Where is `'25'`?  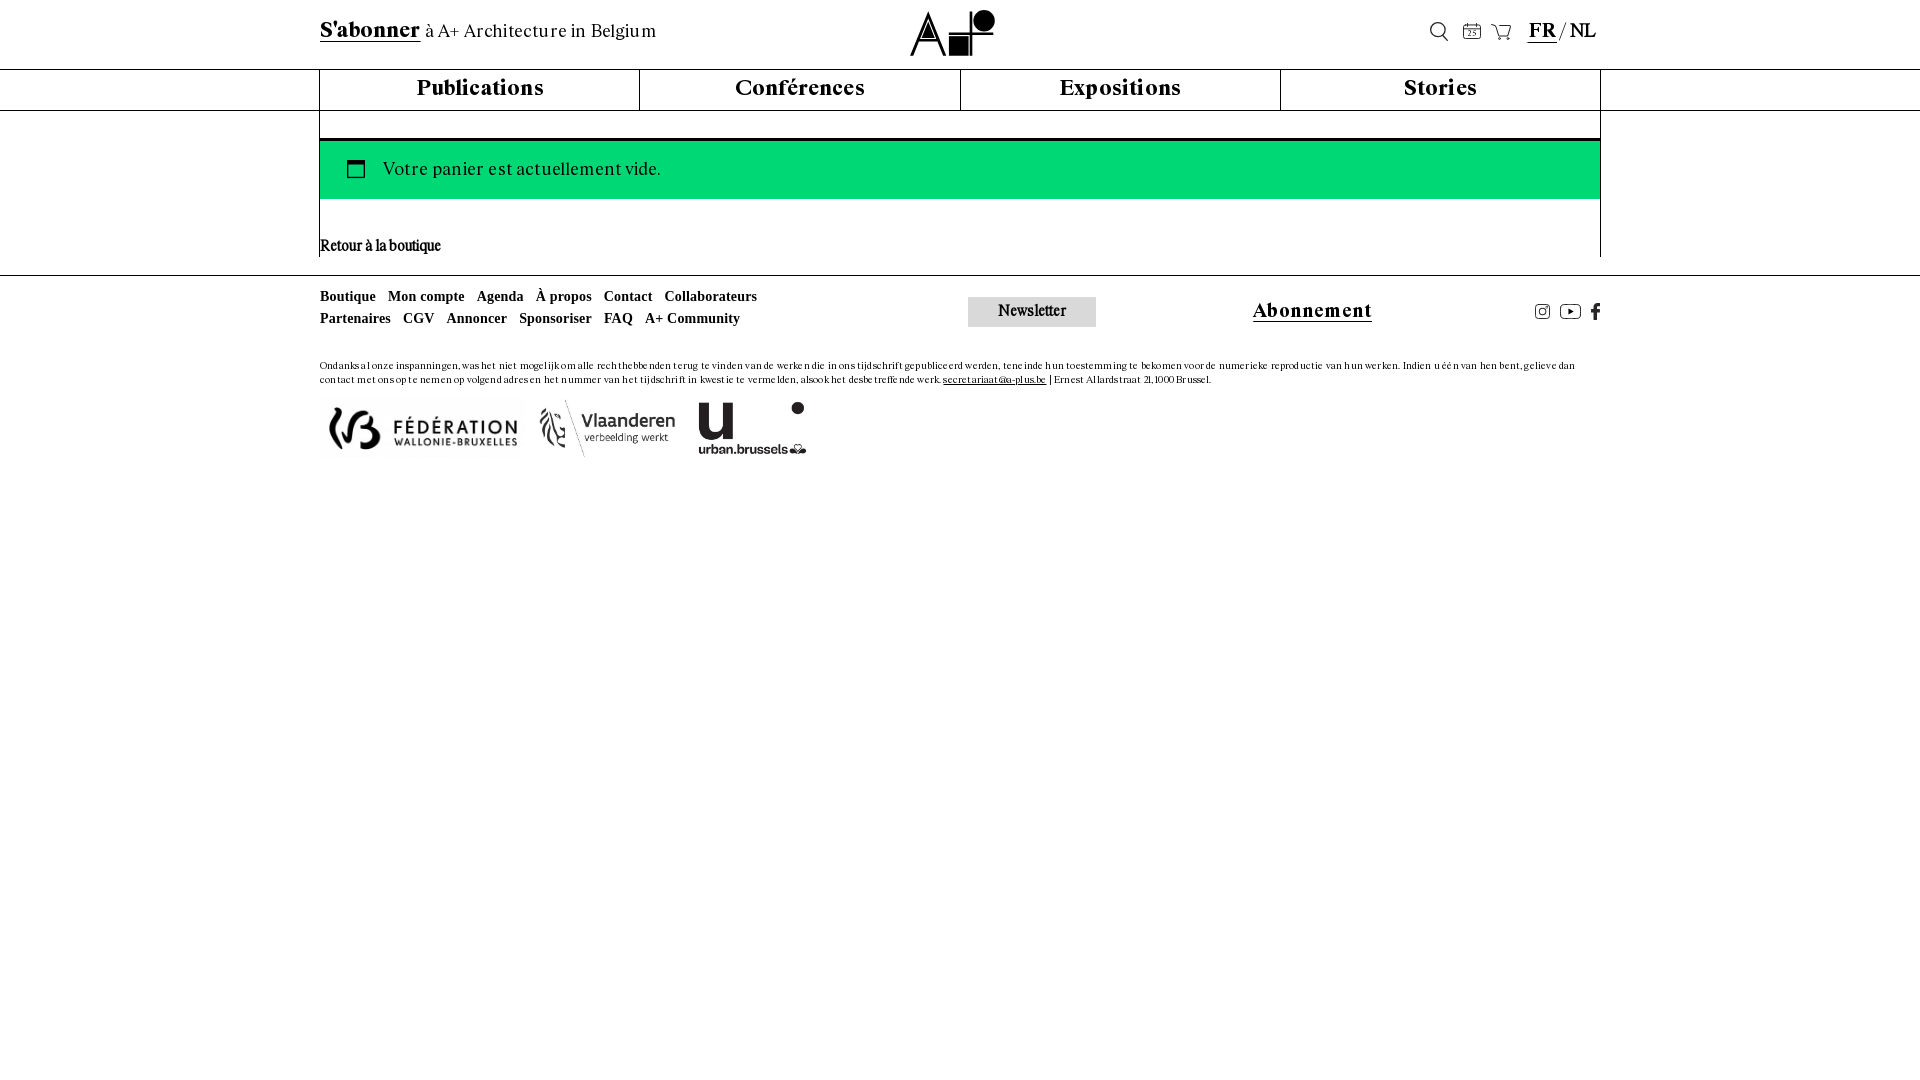 '25' is located at coordinates (1472, 31).